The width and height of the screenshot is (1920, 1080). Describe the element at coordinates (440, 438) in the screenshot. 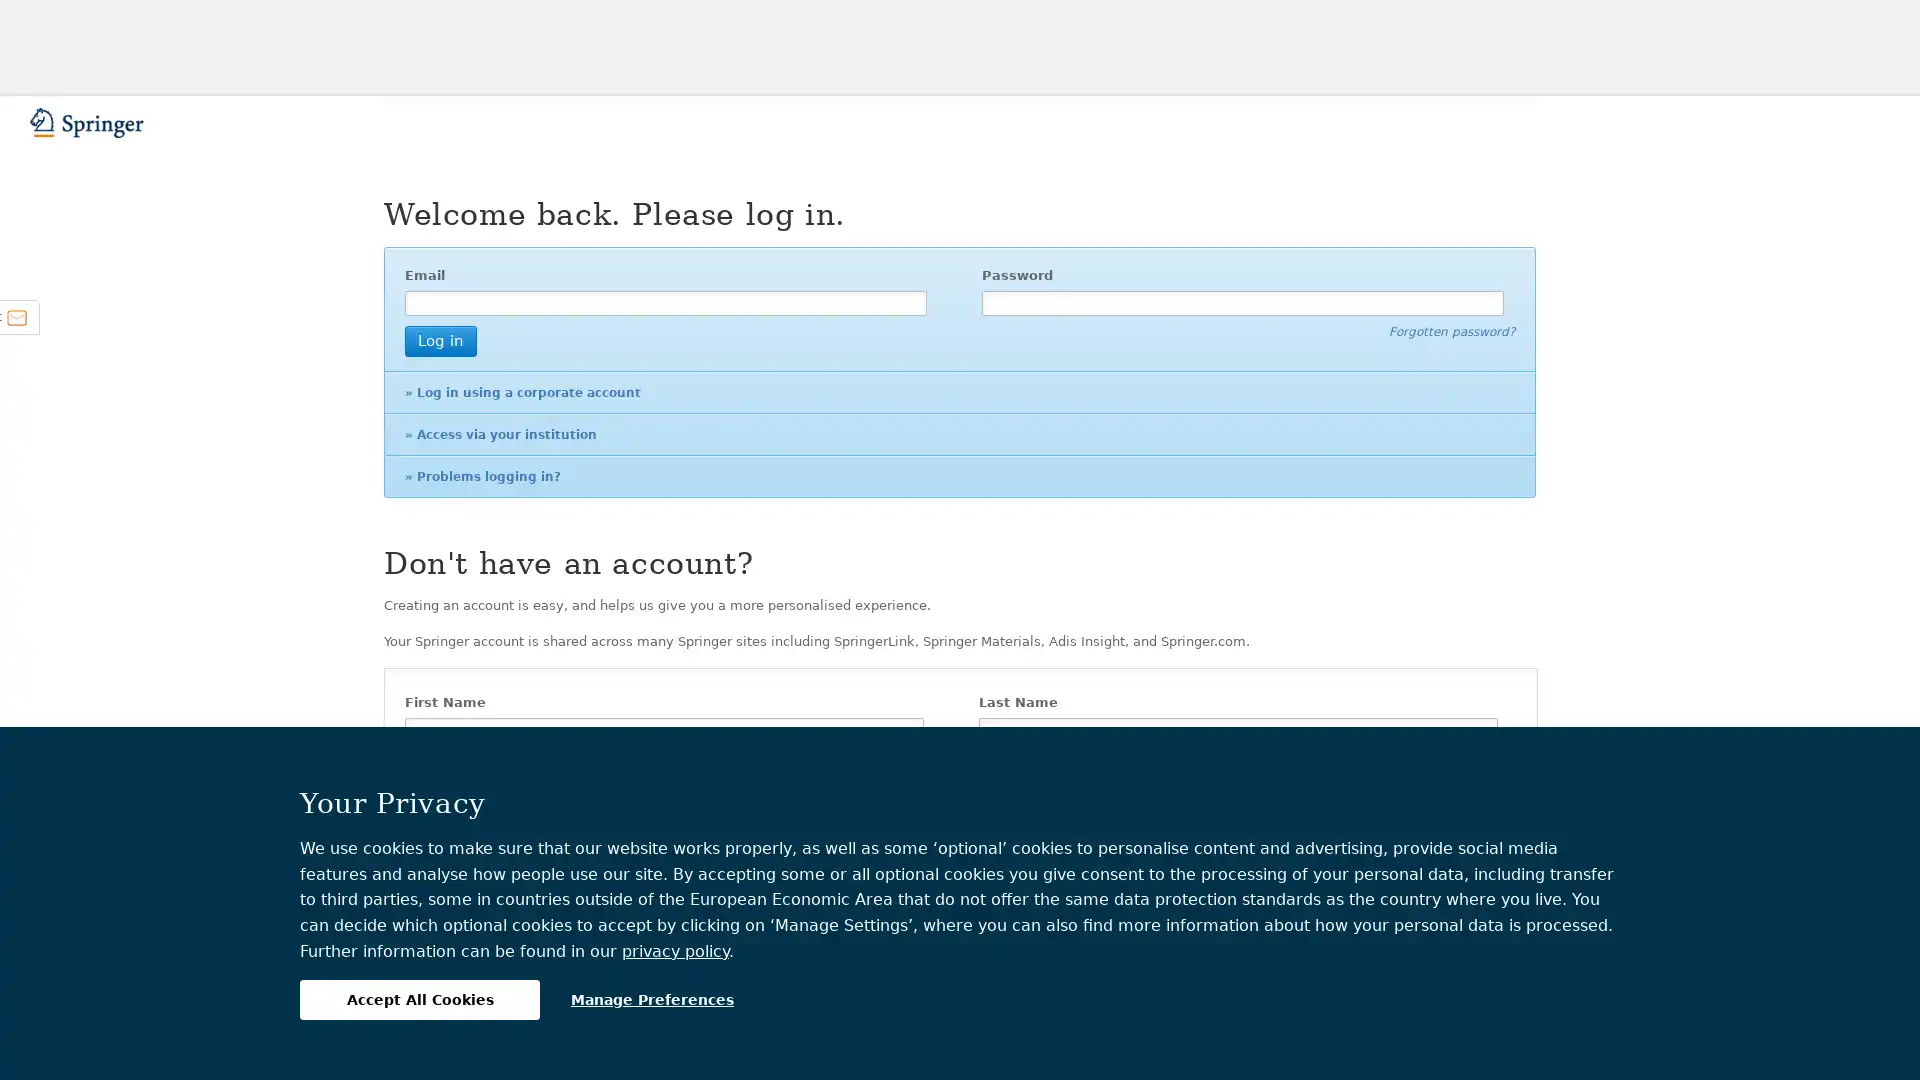

I see `Log in` at that location.